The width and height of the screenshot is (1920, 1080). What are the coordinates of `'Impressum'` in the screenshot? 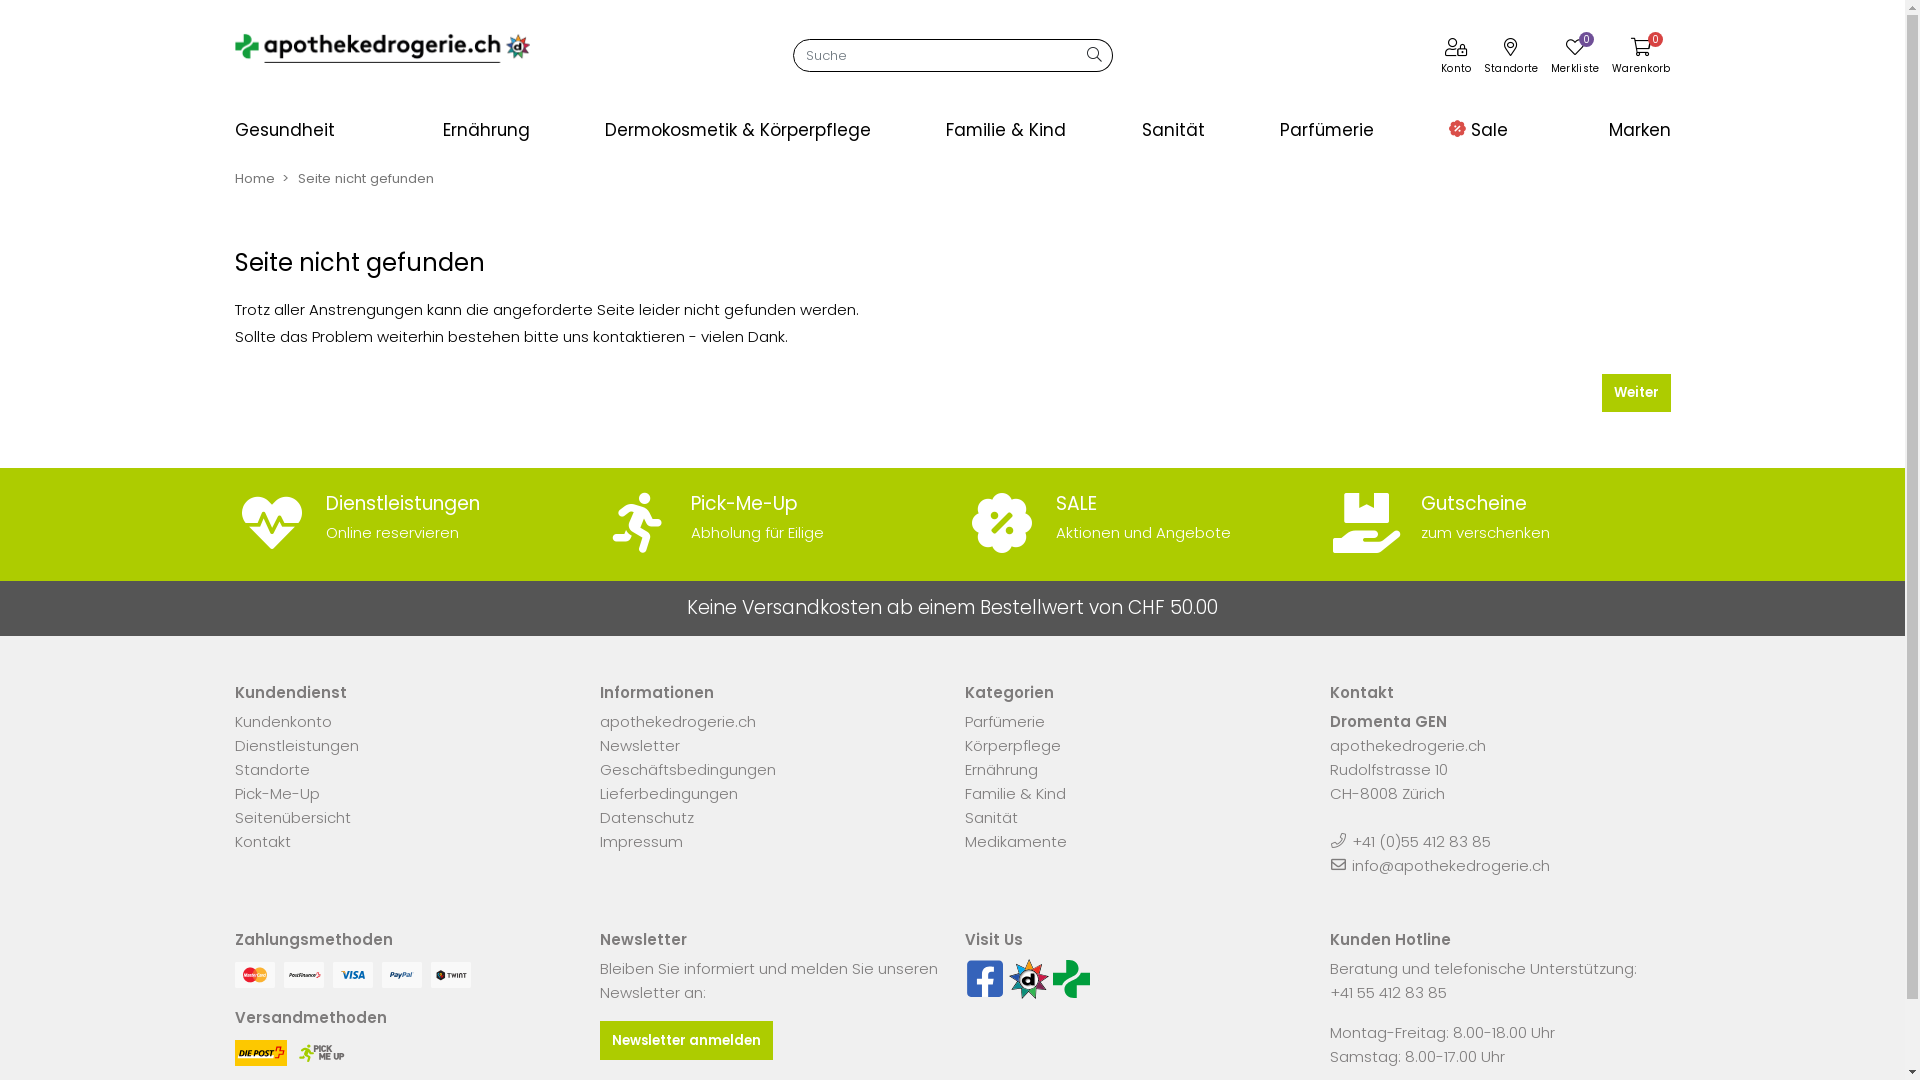 It's located at (599, 841).